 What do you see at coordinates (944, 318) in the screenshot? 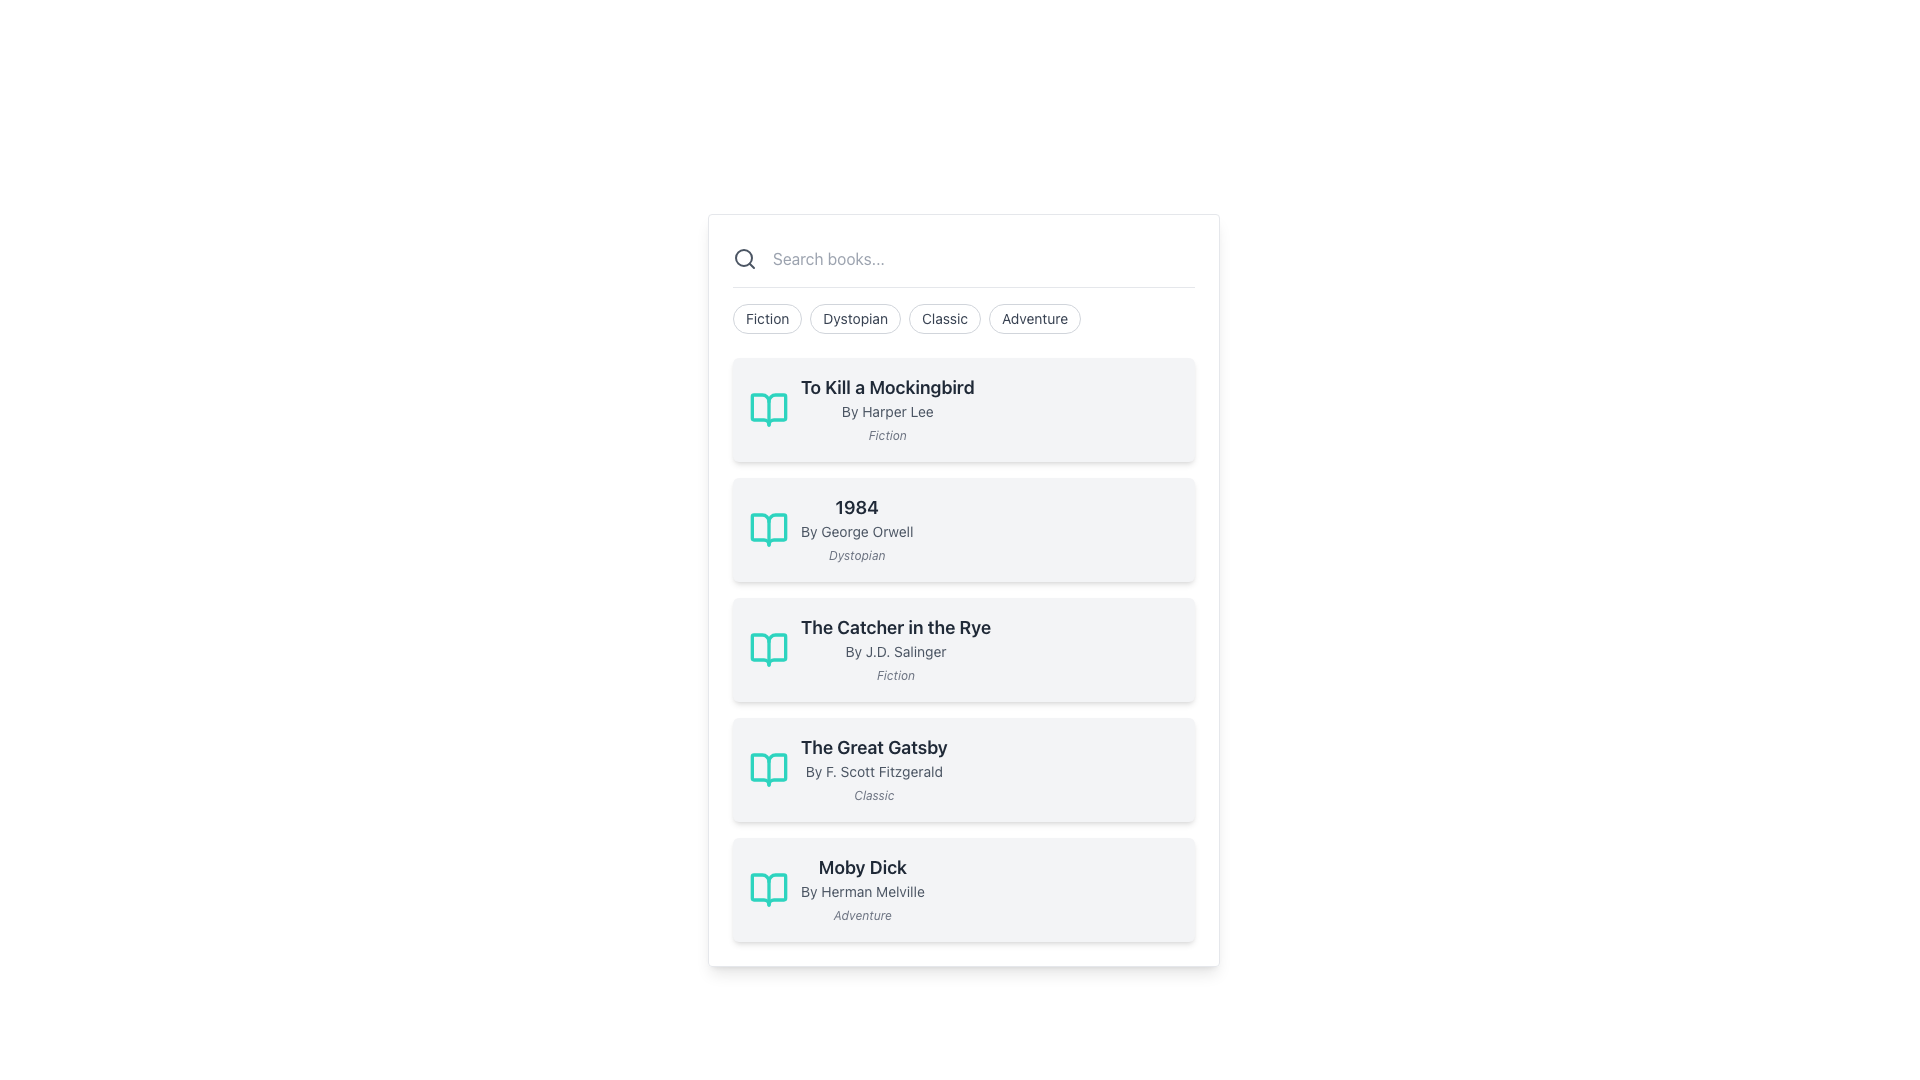
I see `the 'Classic' button, which is a rounded rectangle with a white background and gray border, located above the list of books and positioned between the 'Dystopian' and 'Adventure' buttons` at bounding box center [944, 318].